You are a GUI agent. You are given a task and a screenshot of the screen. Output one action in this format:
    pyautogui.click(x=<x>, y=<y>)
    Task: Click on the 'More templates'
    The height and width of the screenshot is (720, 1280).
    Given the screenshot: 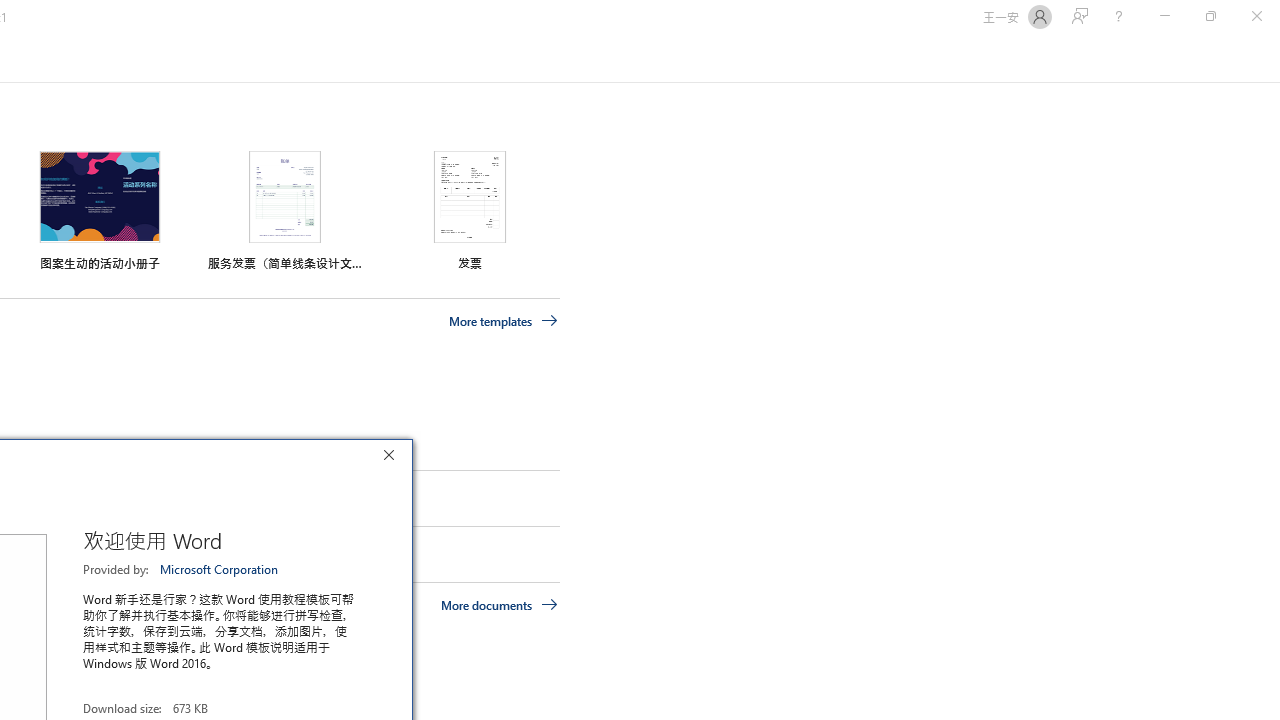 What is the action you would take?
    pyautogui.click(x=503, y=320)
    